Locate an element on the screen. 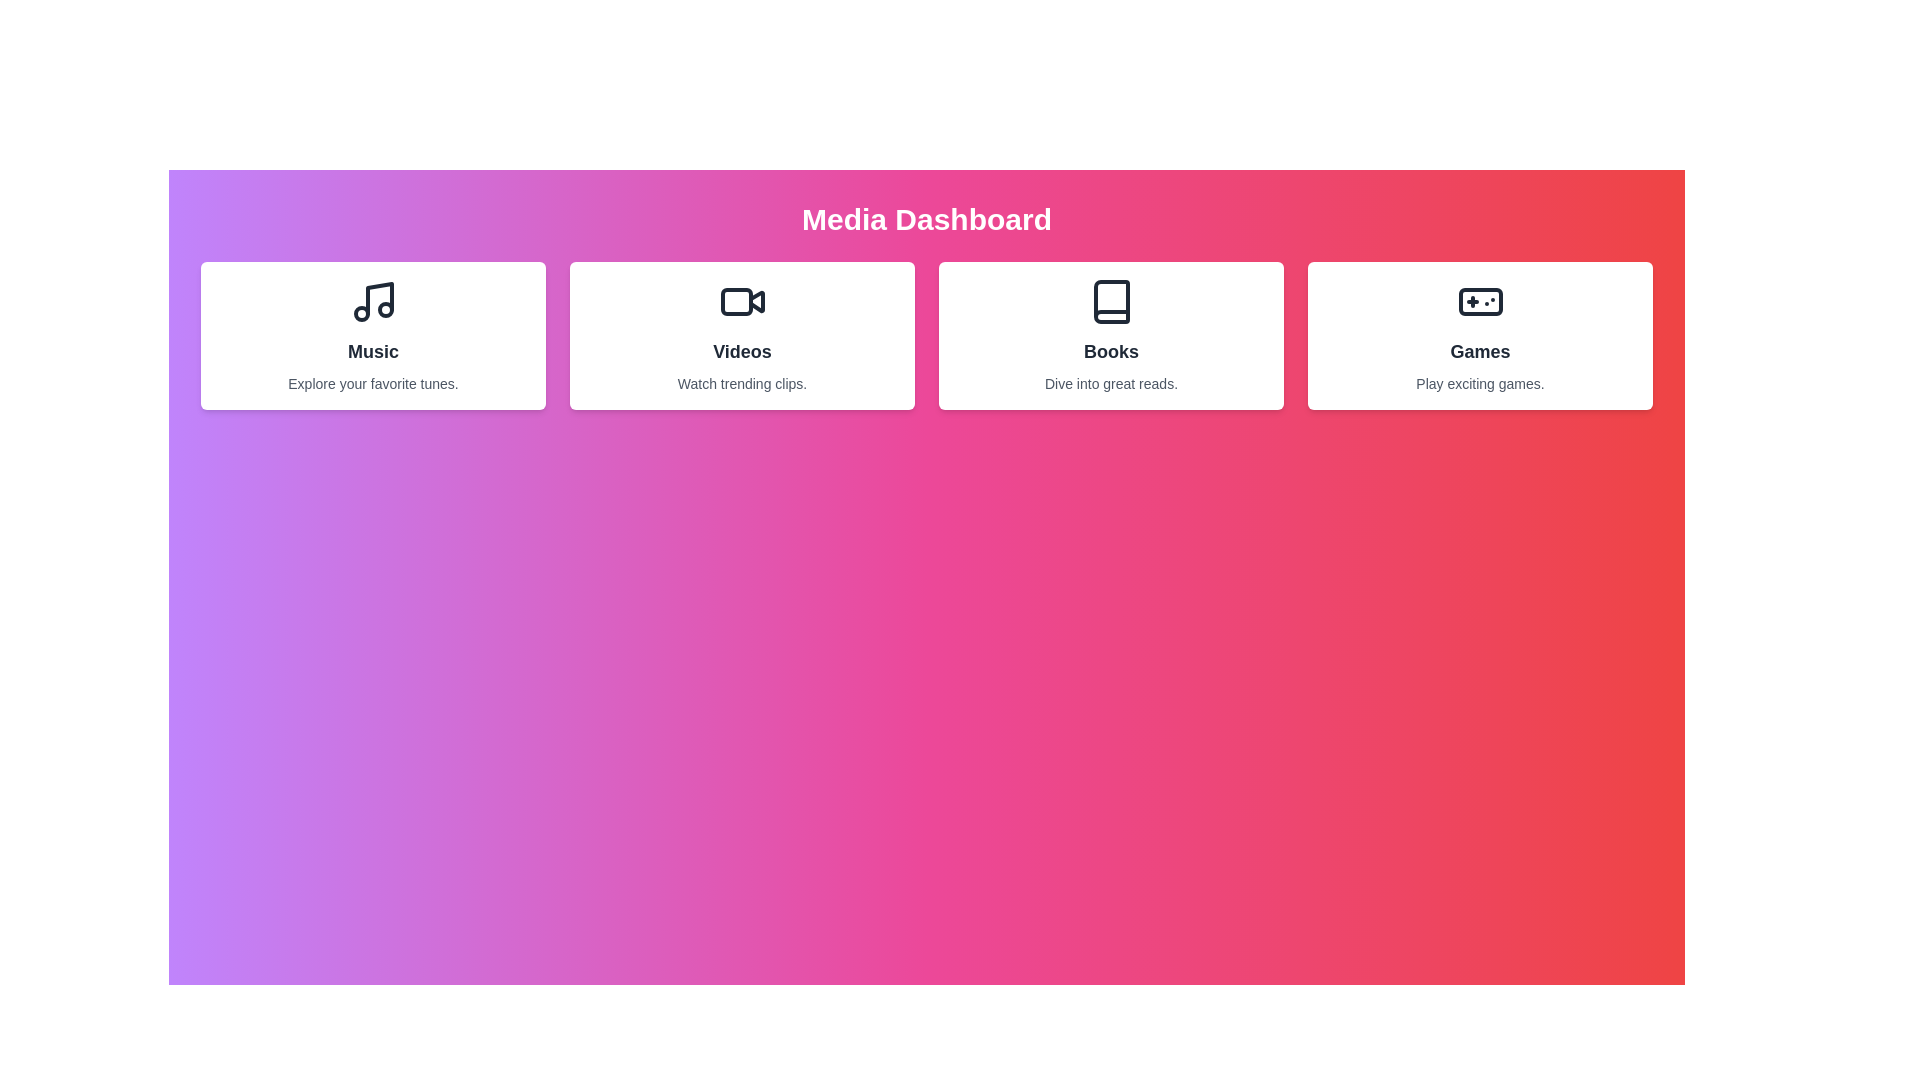  centered bold text element displaying 'Media Dashboard' in 3XL font size, located in the header section above the grid of features is located at coordinates (925, 219).